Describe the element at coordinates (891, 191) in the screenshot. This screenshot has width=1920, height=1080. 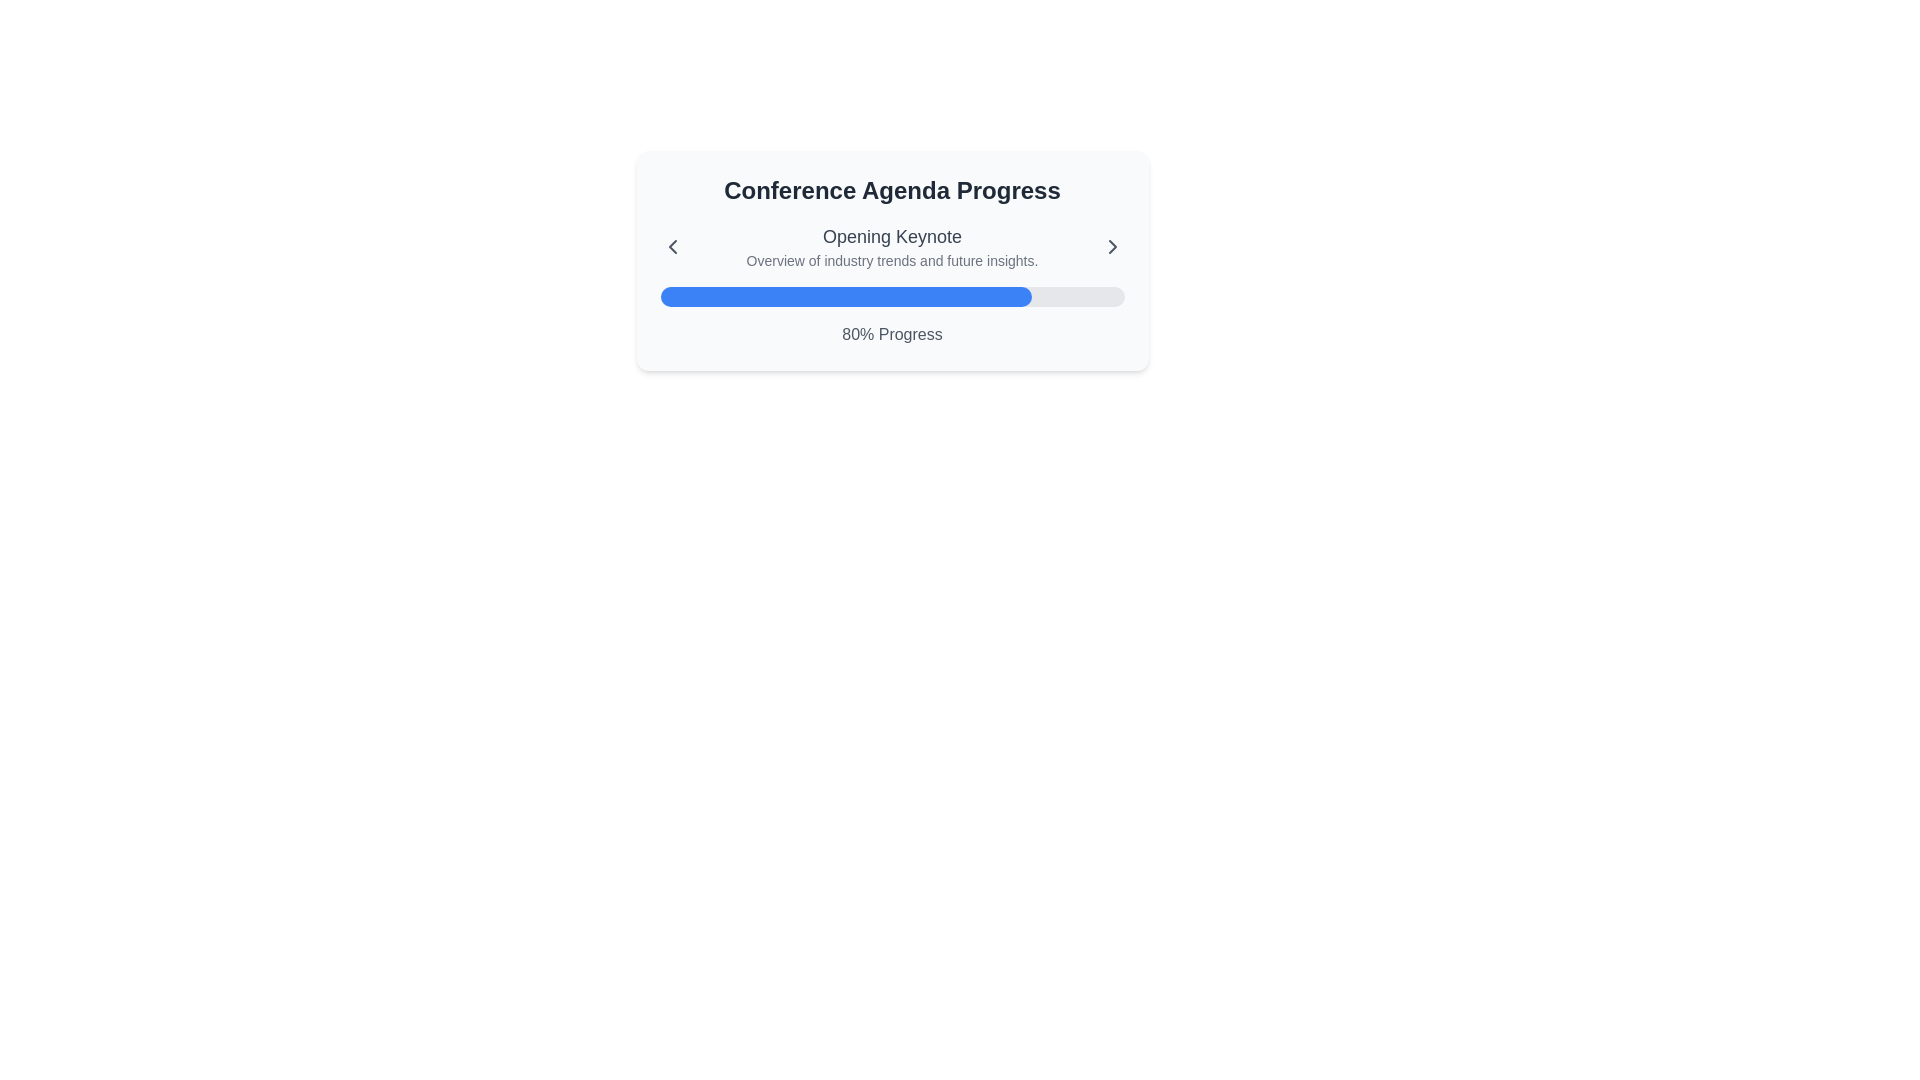
I see `the bold text label saying 'Conference Agenda Progress', which is styled prominently in a large font and centered at the top of the interface` at that location.